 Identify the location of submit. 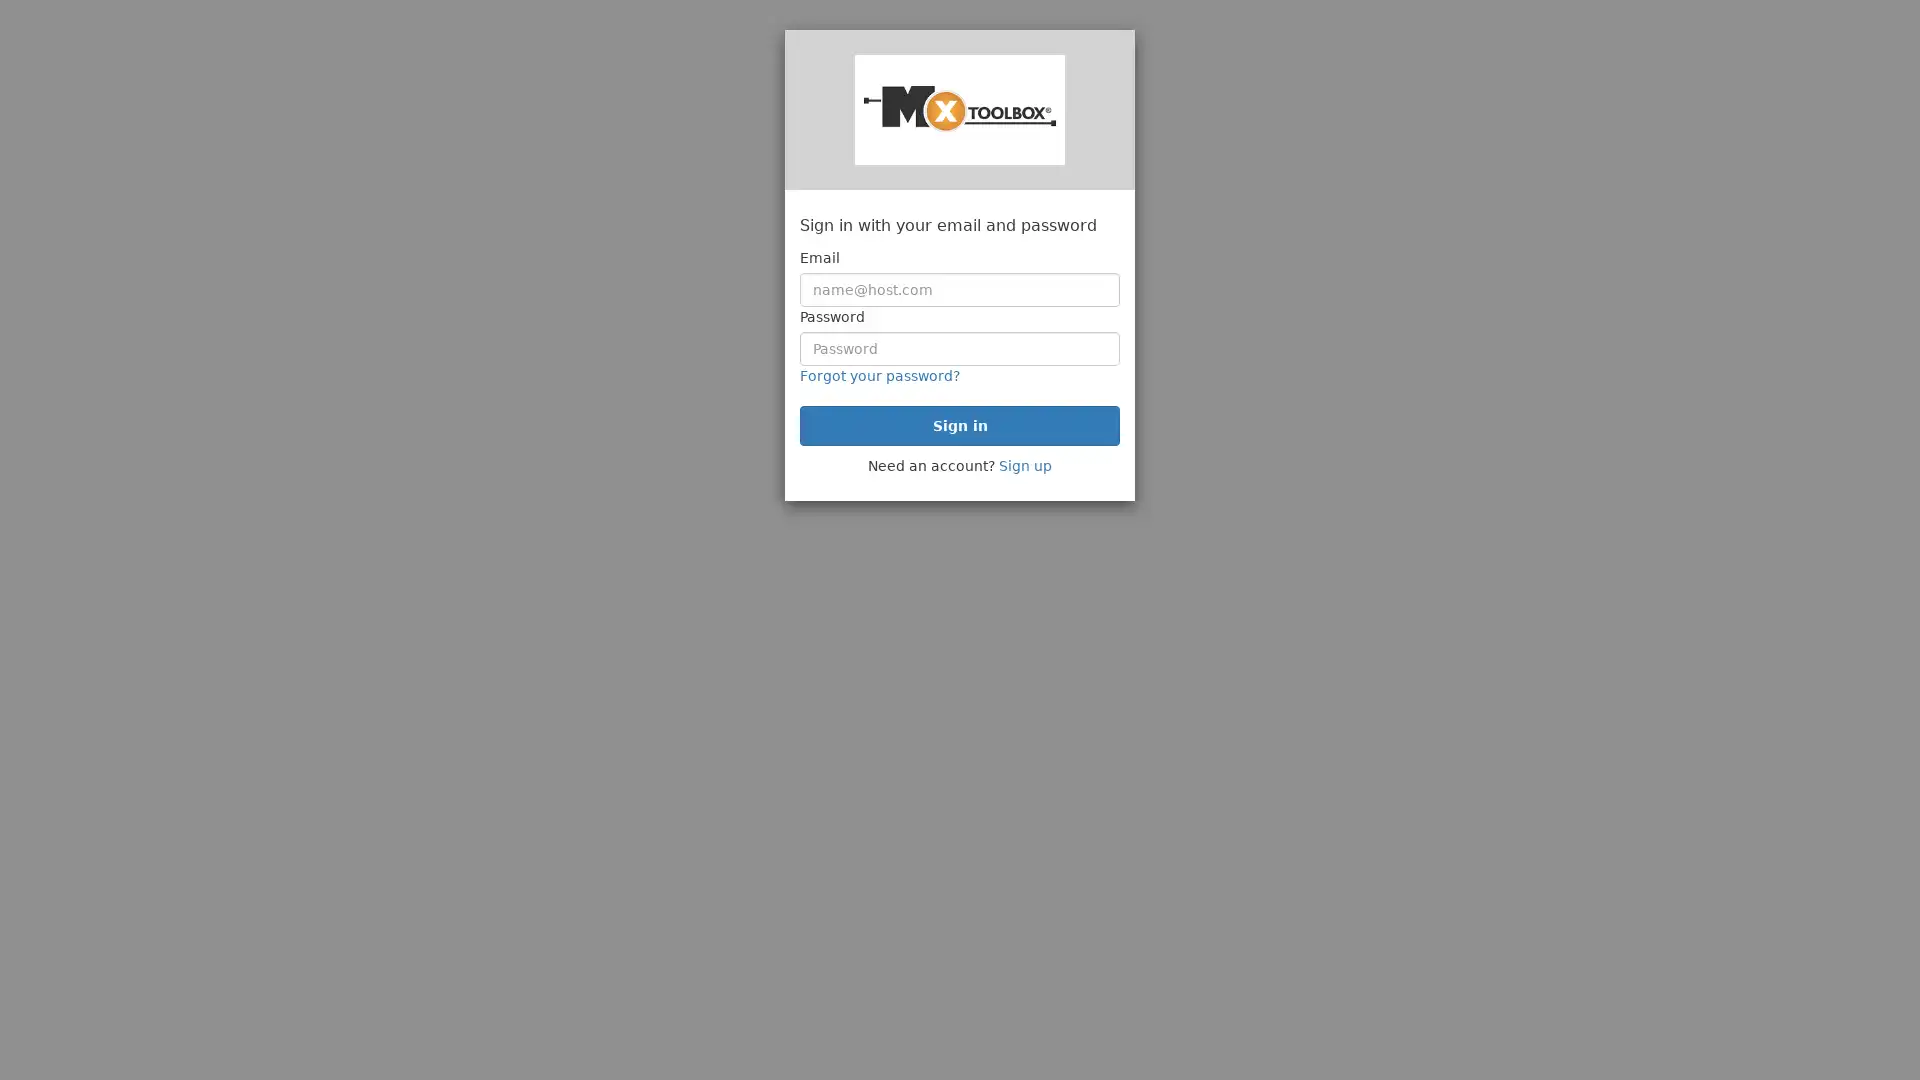
(960, 424).